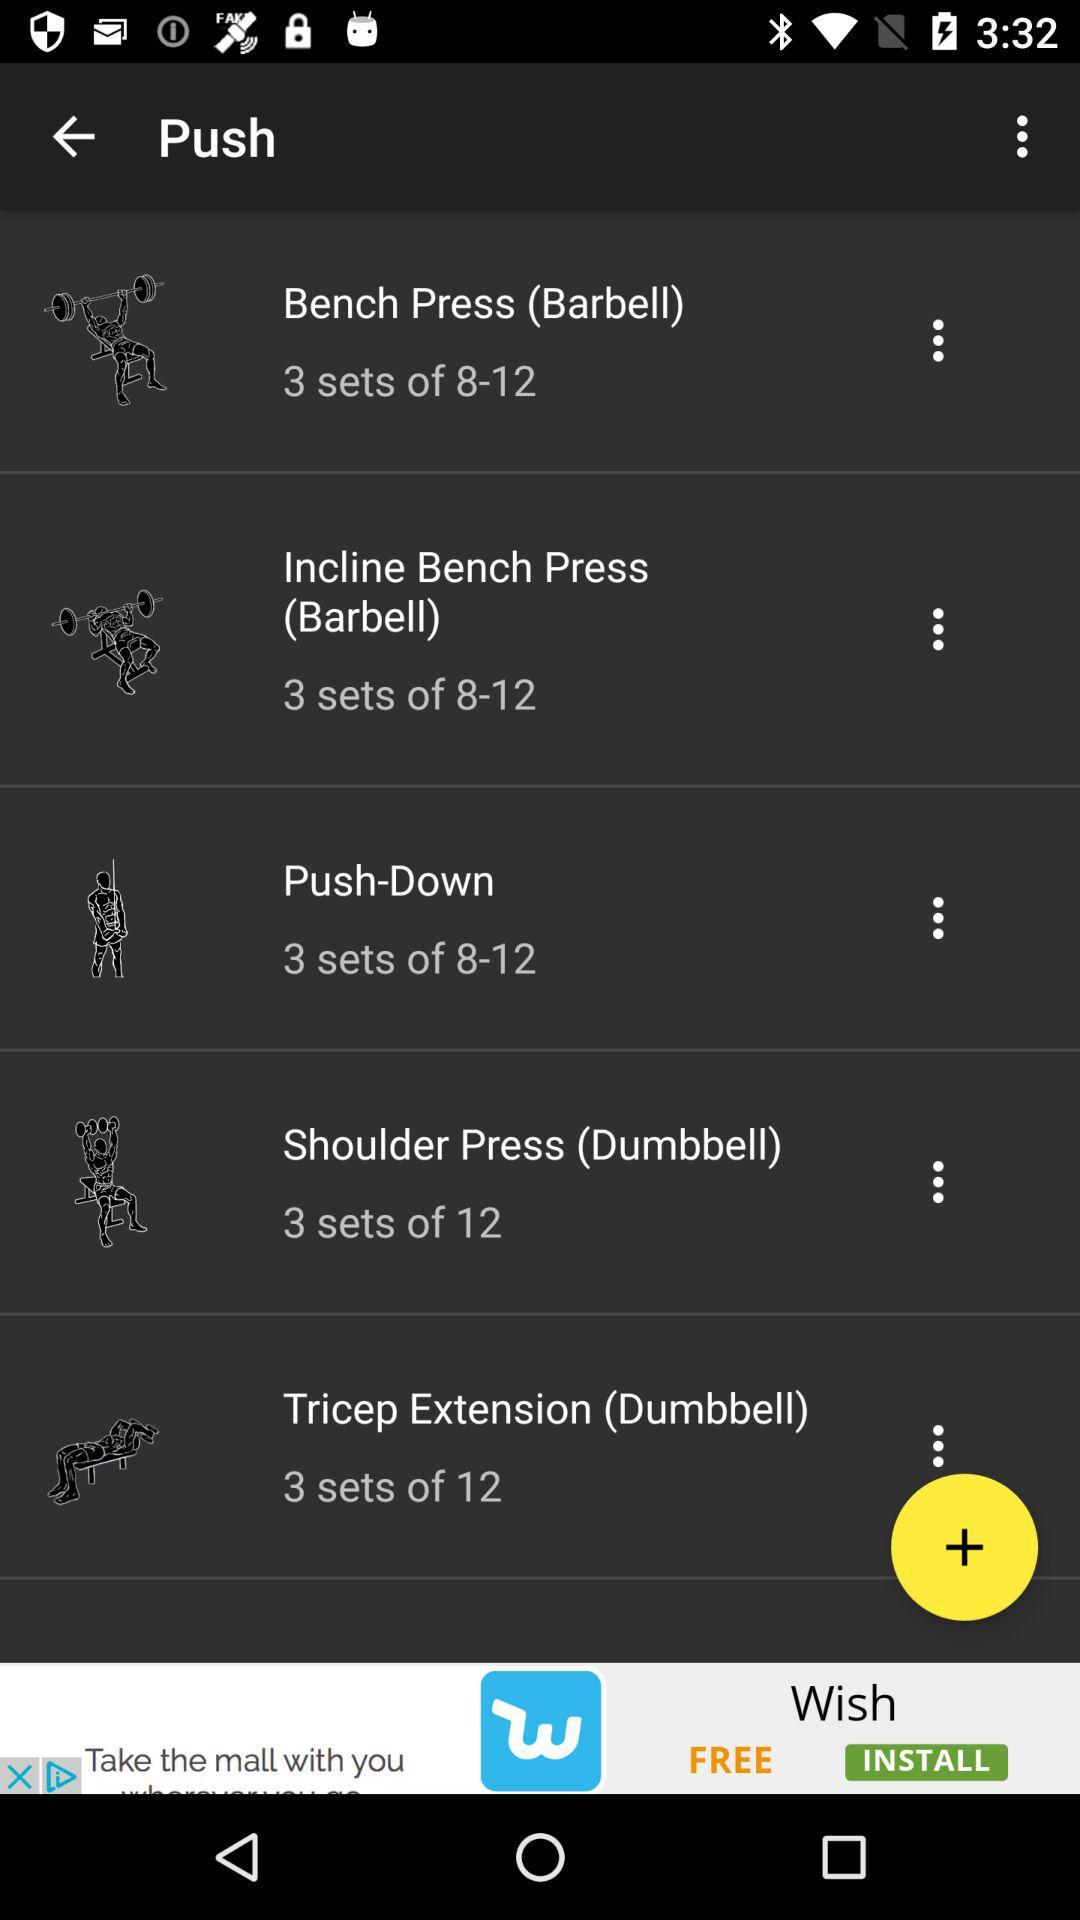  What do you see at coordinates (938, 340) in the screenshot?
I see `option` at bounding box center [938, 340].